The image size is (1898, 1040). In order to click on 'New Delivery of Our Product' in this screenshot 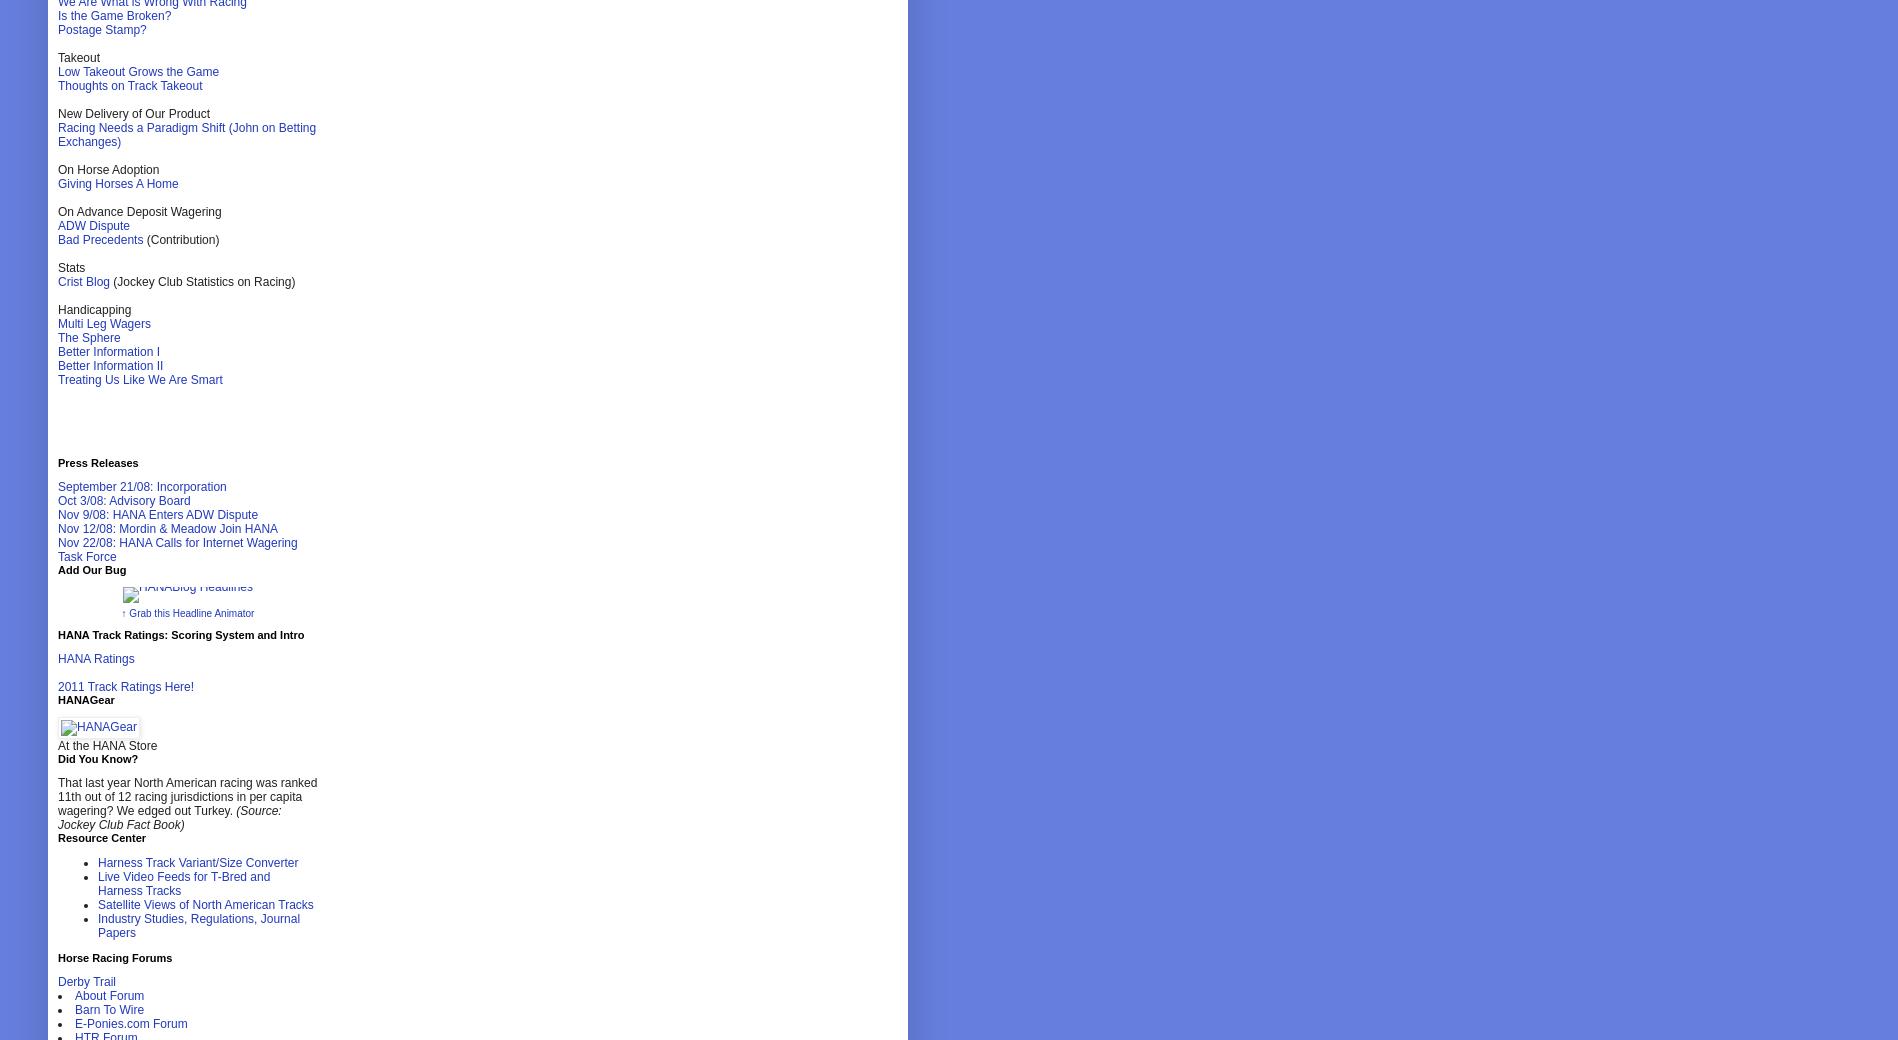, I will do `click(133, 112)`.